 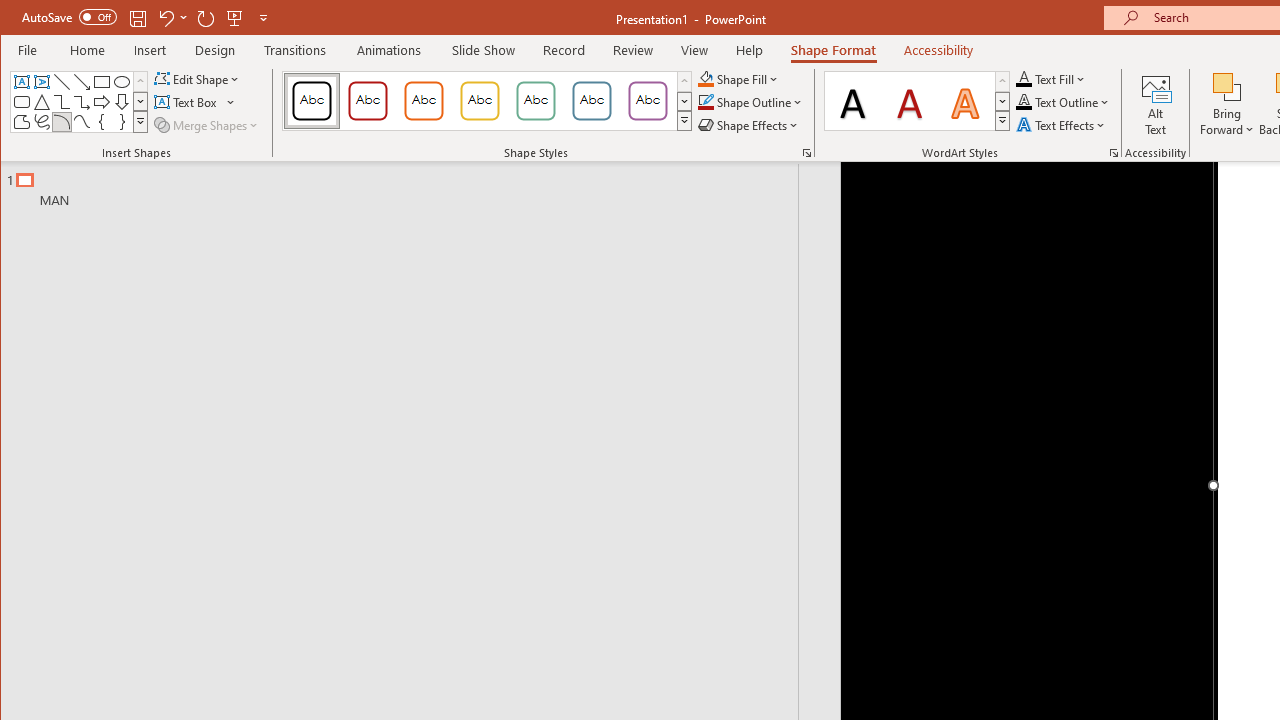 What do you see at coordinates (480, 100) in the screenshot?
I see `'Colored Outline - Gold, Accent 3'` at bounding box center [480, 100].